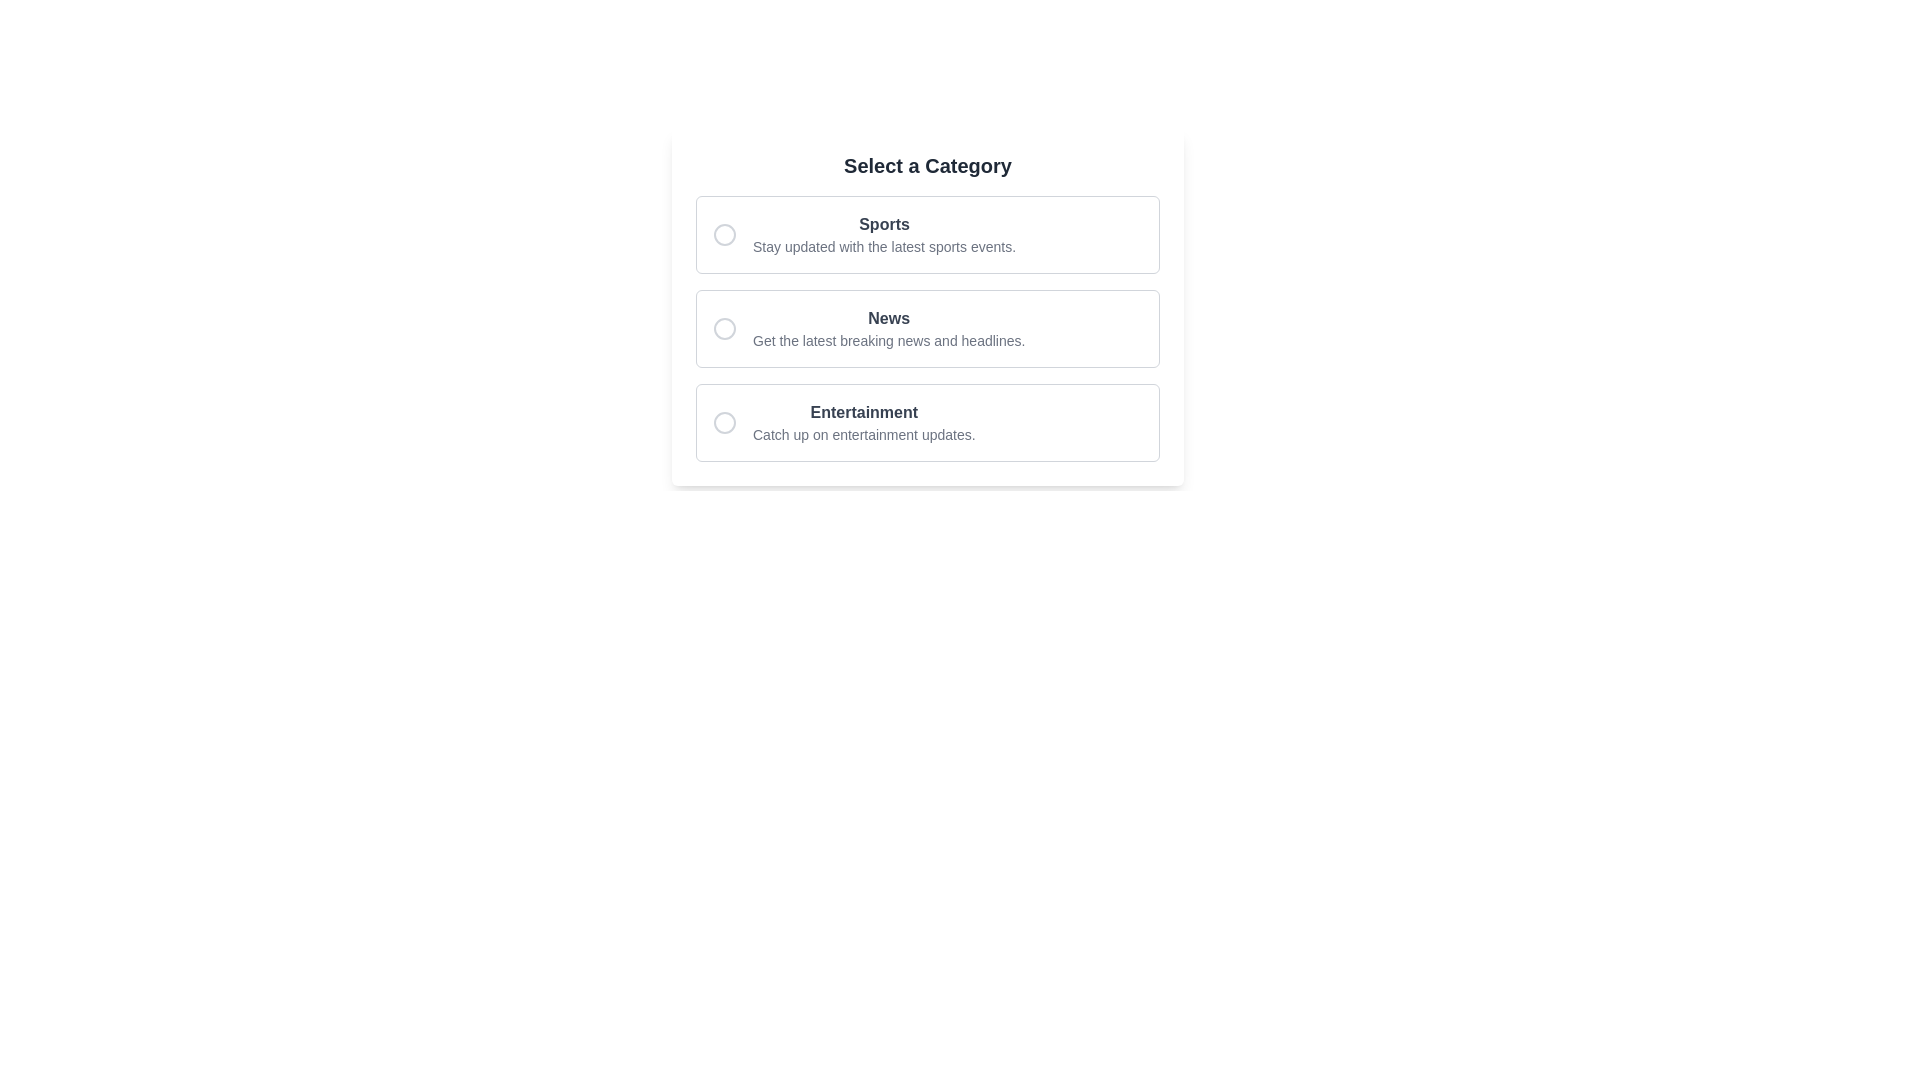 The width and height of the screenshot is (1920, 1080). What do you see at coordinates (883, 224) in the screenshot?
I see `the bold text label 'Sports' in the 'Select a Category' section, which is styled in dark gray and positioned above the description 'Stay updated with the latest sports events.'` at bounding box center [883, 224].